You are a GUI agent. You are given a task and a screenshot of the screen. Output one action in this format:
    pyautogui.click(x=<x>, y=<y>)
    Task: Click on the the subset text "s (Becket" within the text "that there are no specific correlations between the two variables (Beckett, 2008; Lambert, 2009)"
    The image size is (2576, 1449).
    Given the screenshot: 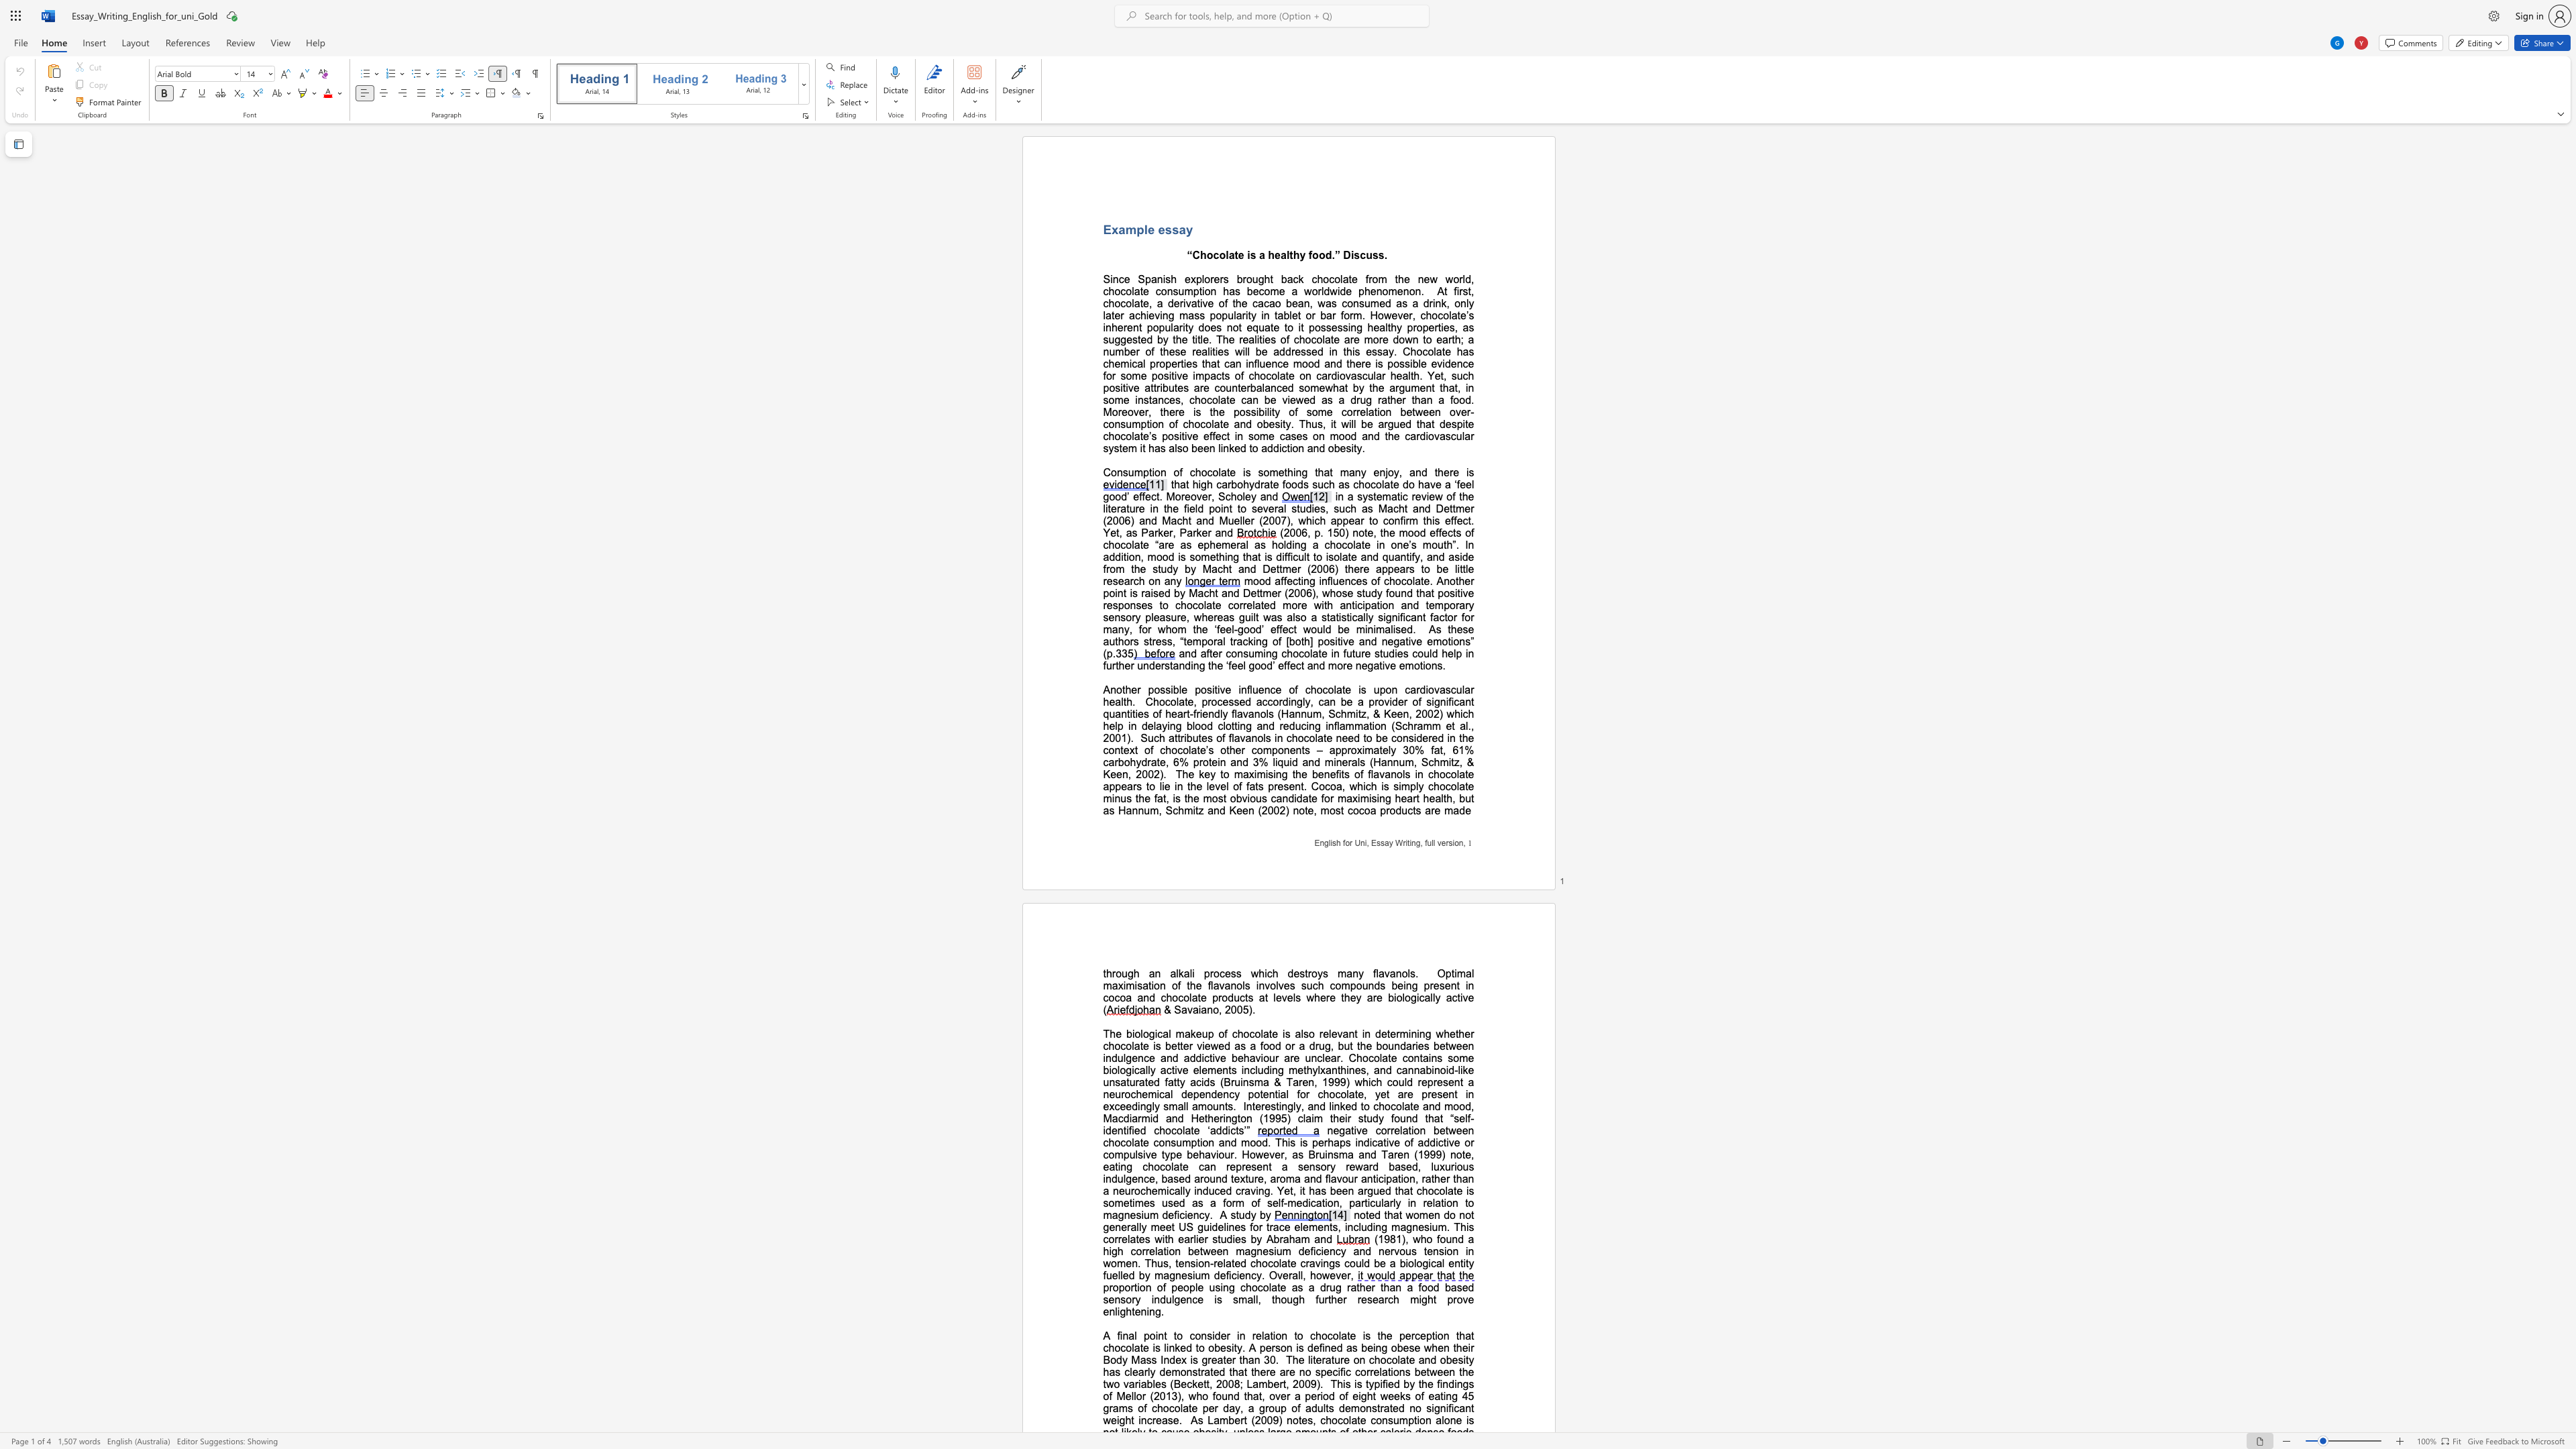 What is the action you would take?
    pyautogui.click(x=1160, y=1384)
    